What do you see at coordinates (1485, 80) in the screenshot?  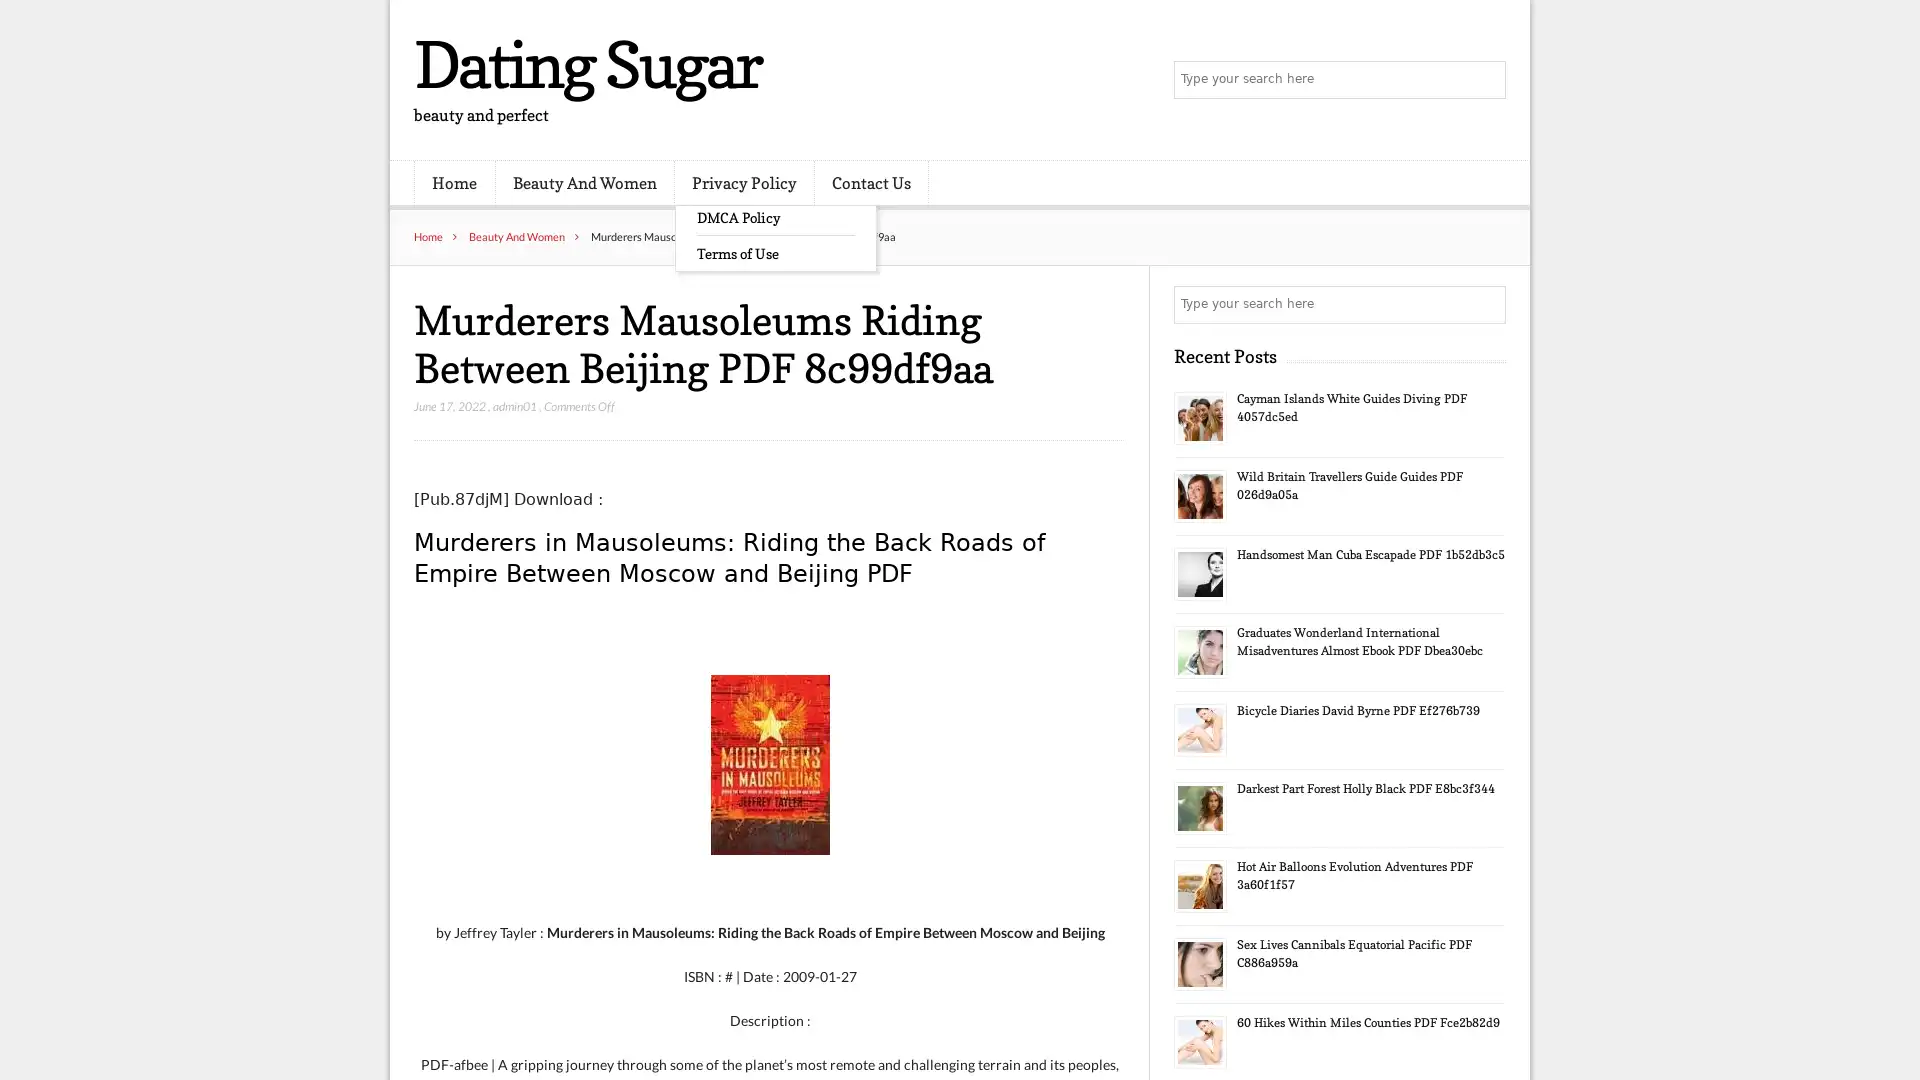 I see `Search` at bounding box center [1485, 80].